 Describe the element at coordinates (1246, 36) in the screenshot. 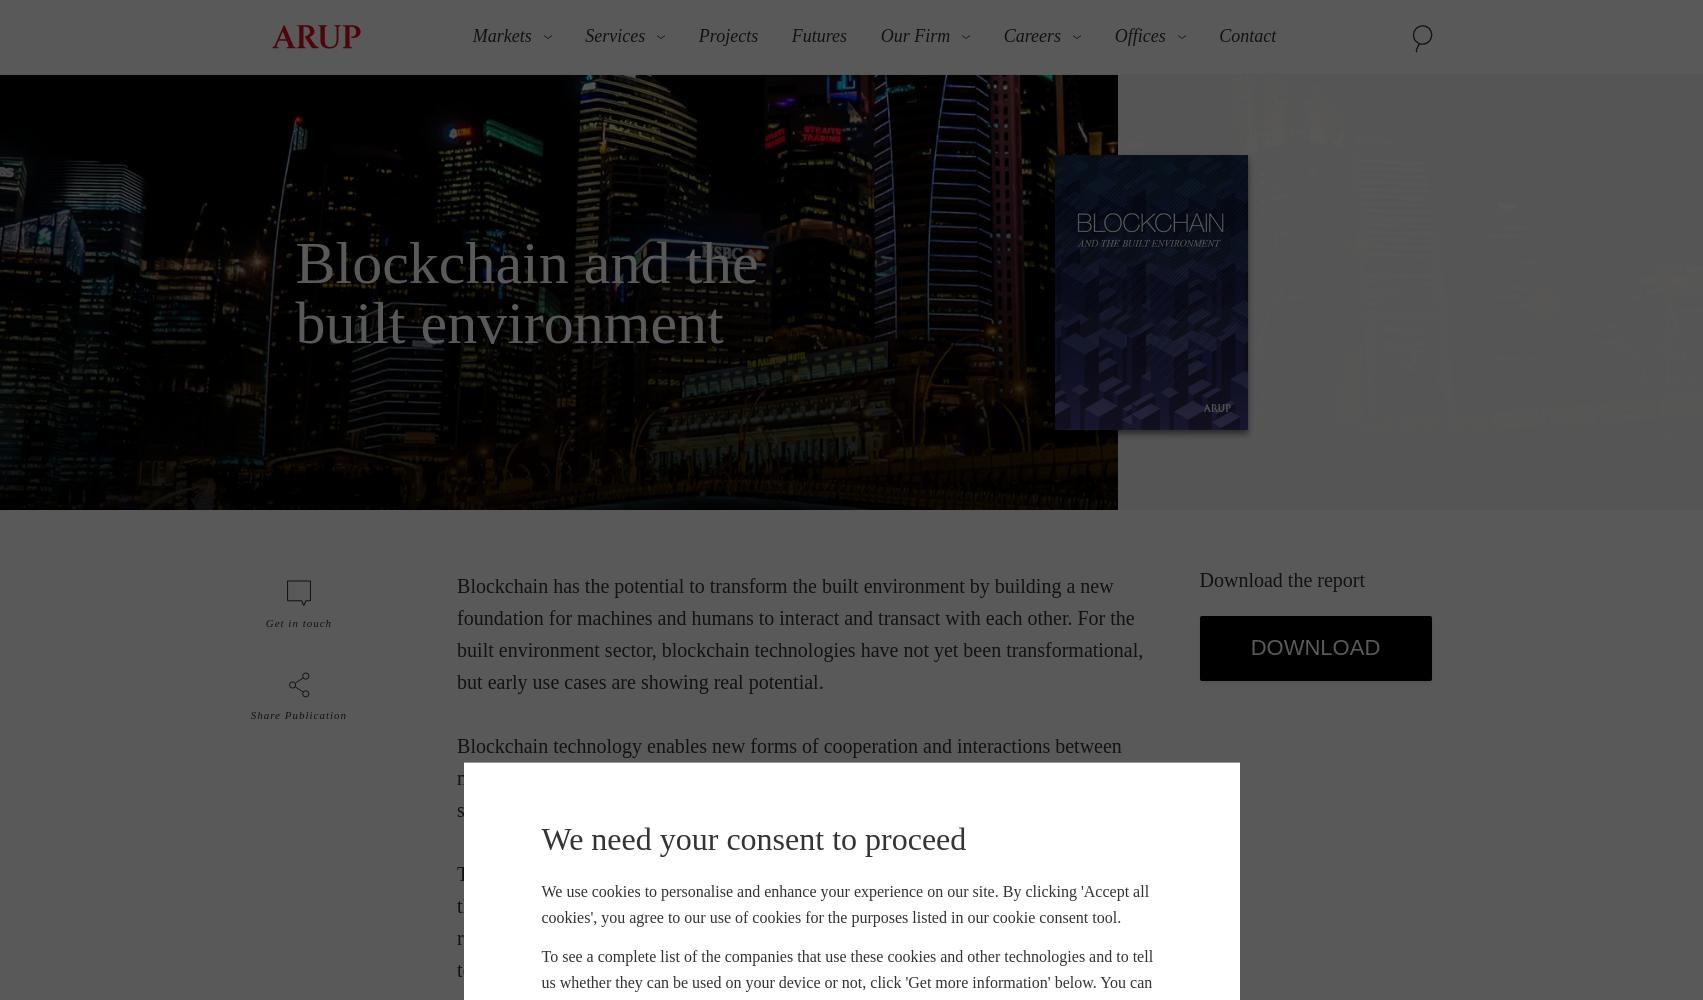

I see `'Contact'` at that location.